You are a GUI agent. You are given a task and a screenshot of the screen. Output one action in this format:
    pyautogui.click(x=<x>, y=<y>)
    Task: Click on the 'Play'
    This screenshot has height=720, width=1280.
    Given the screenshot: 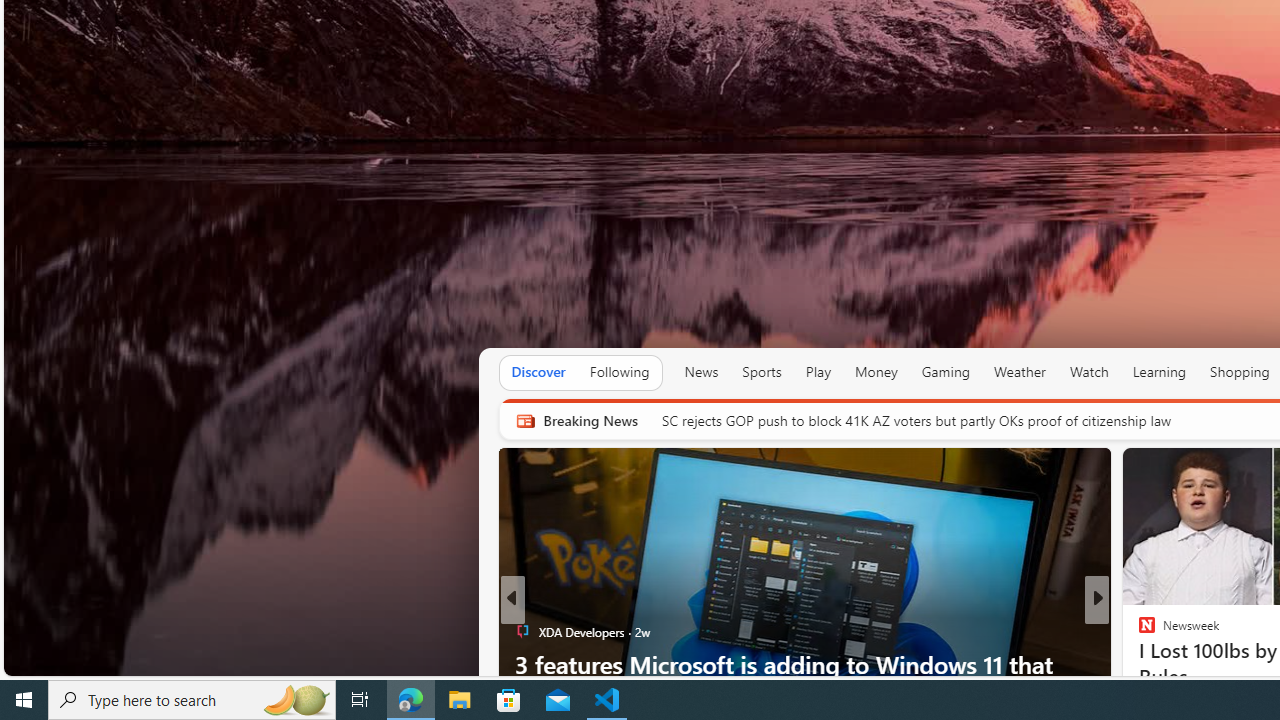 What is the action you would take?
    pyautogui.click(x=817, y=371)
    